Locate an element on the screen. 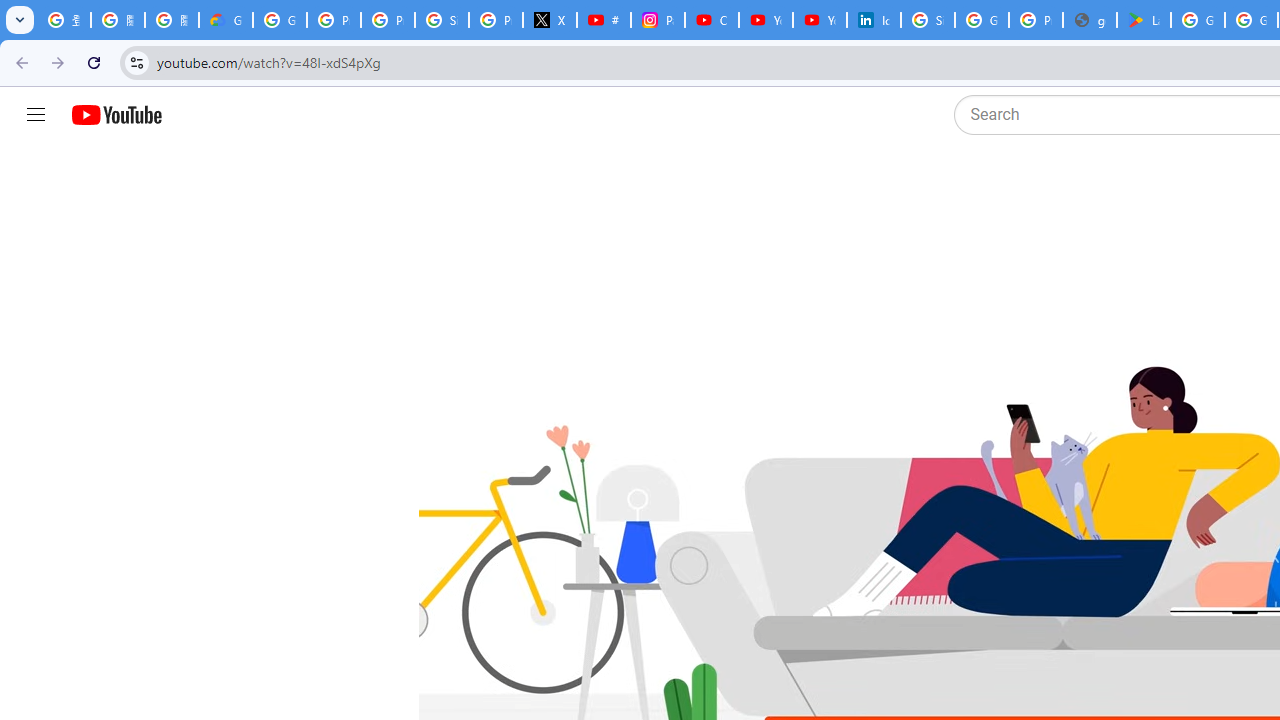  'Guide' is located at coordinates (35, 115).